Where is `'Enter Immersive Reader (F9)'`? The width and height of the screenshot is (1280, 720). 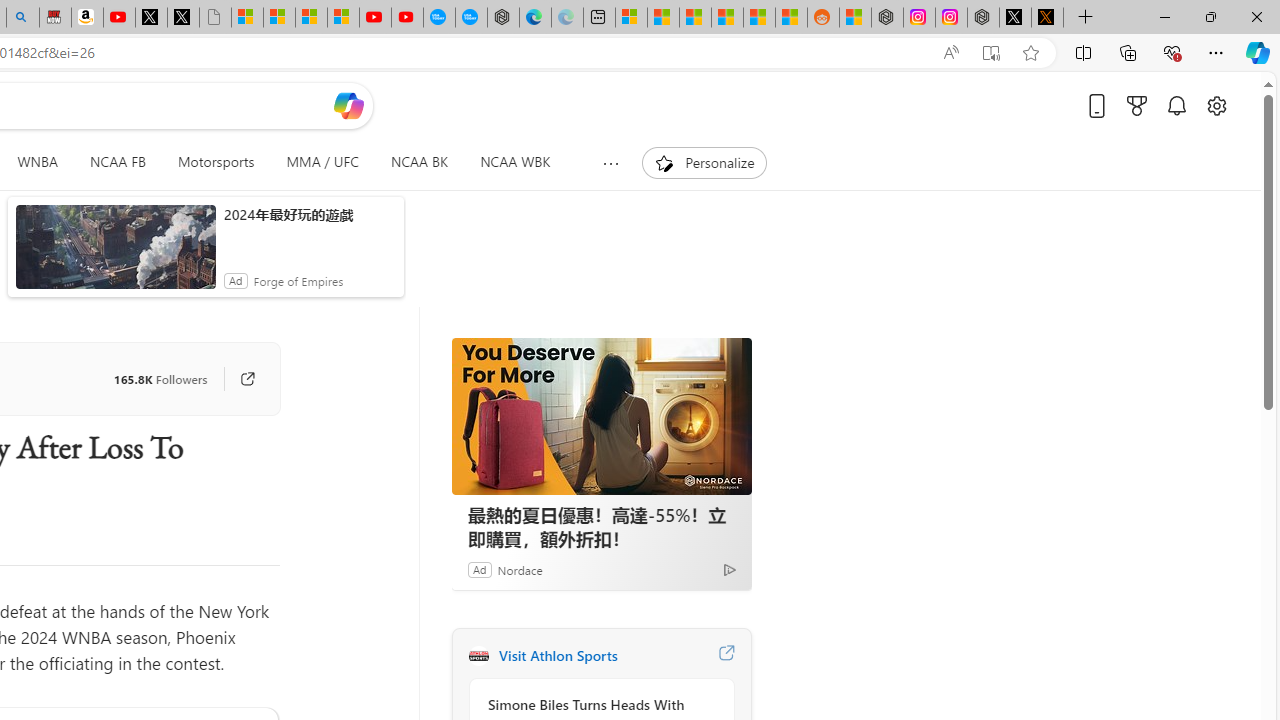
'Enter Immersive Reader (F9)' is located at coordinates (991, 52).